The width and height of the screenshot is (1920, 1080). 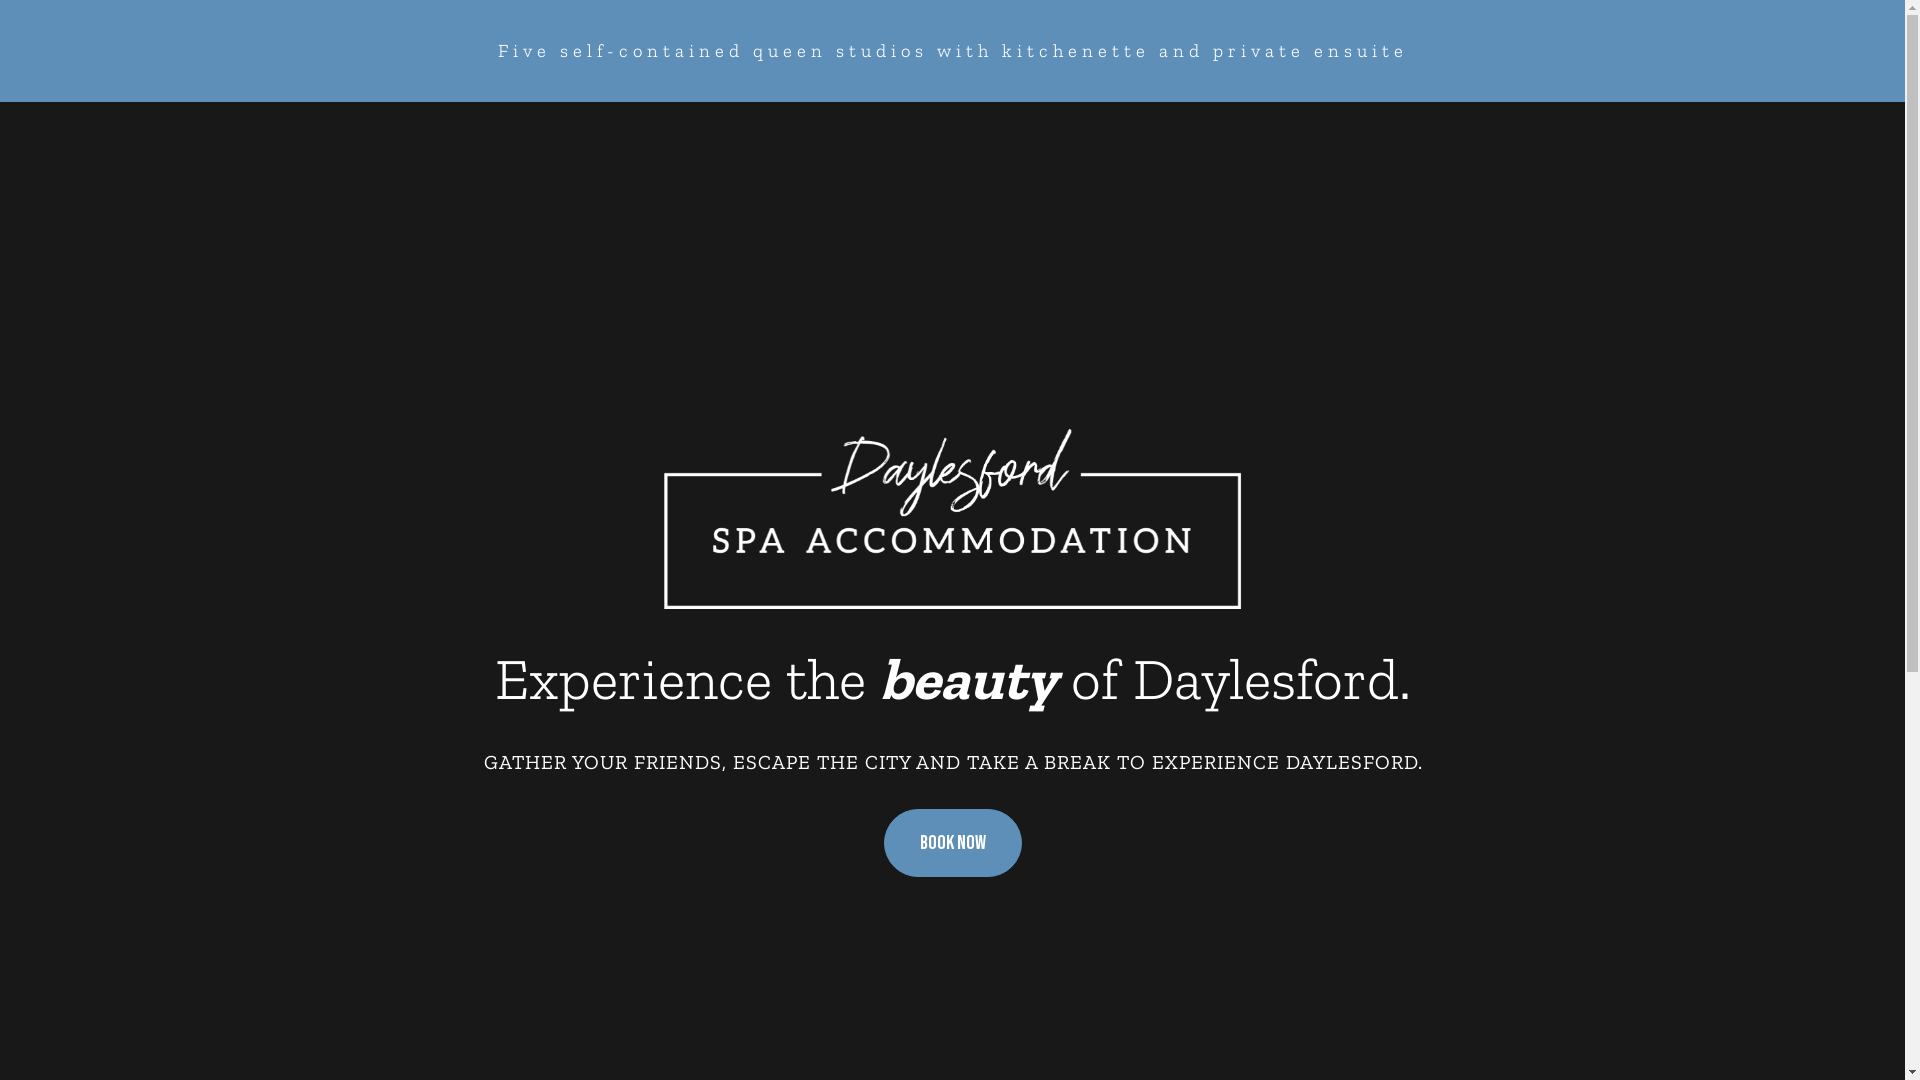 What do you see at coordinates (952, 844) in the screenshot?
I see `'BOOK NOW'` at bounding box center [952, 844].